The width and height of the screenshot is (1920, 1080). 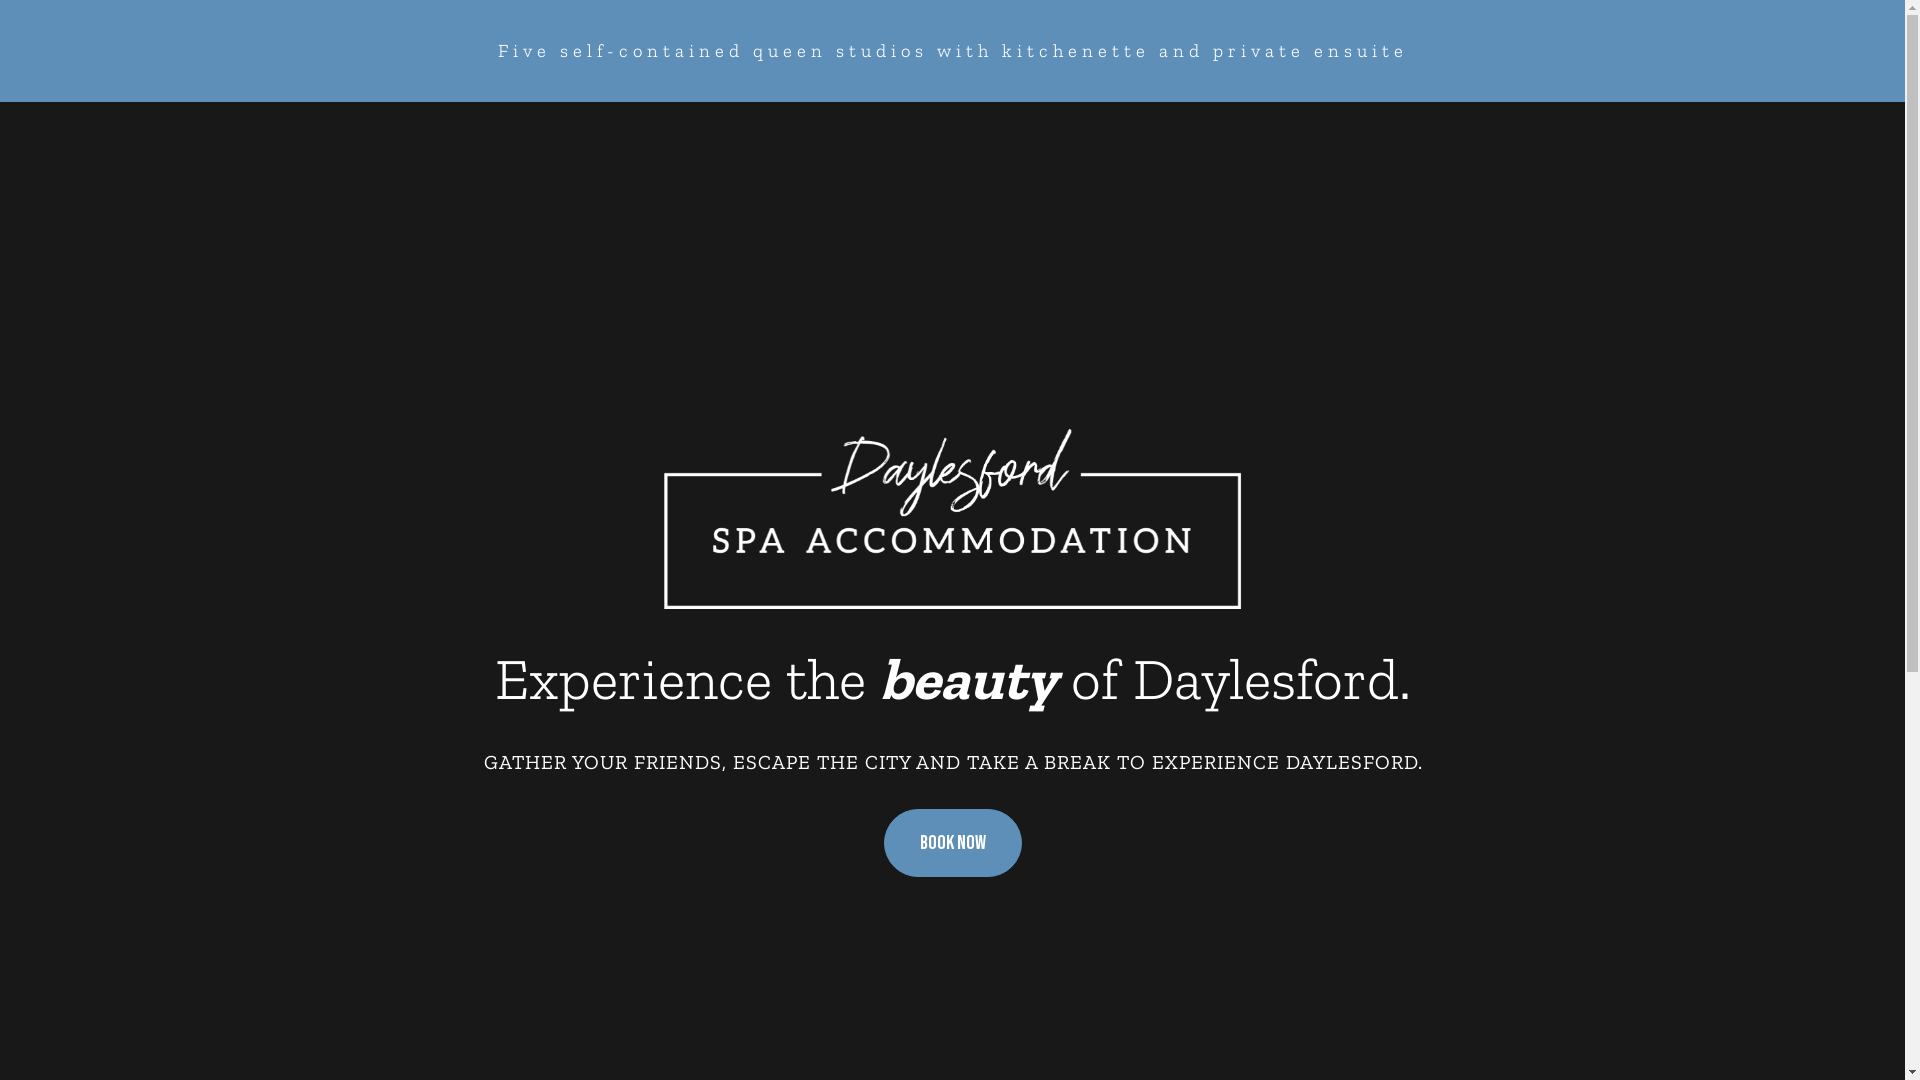 What do you see at coordinates (952, 844) in the screenshot?
I see `'BOOK NOW'` at bounding box center [952, 844].